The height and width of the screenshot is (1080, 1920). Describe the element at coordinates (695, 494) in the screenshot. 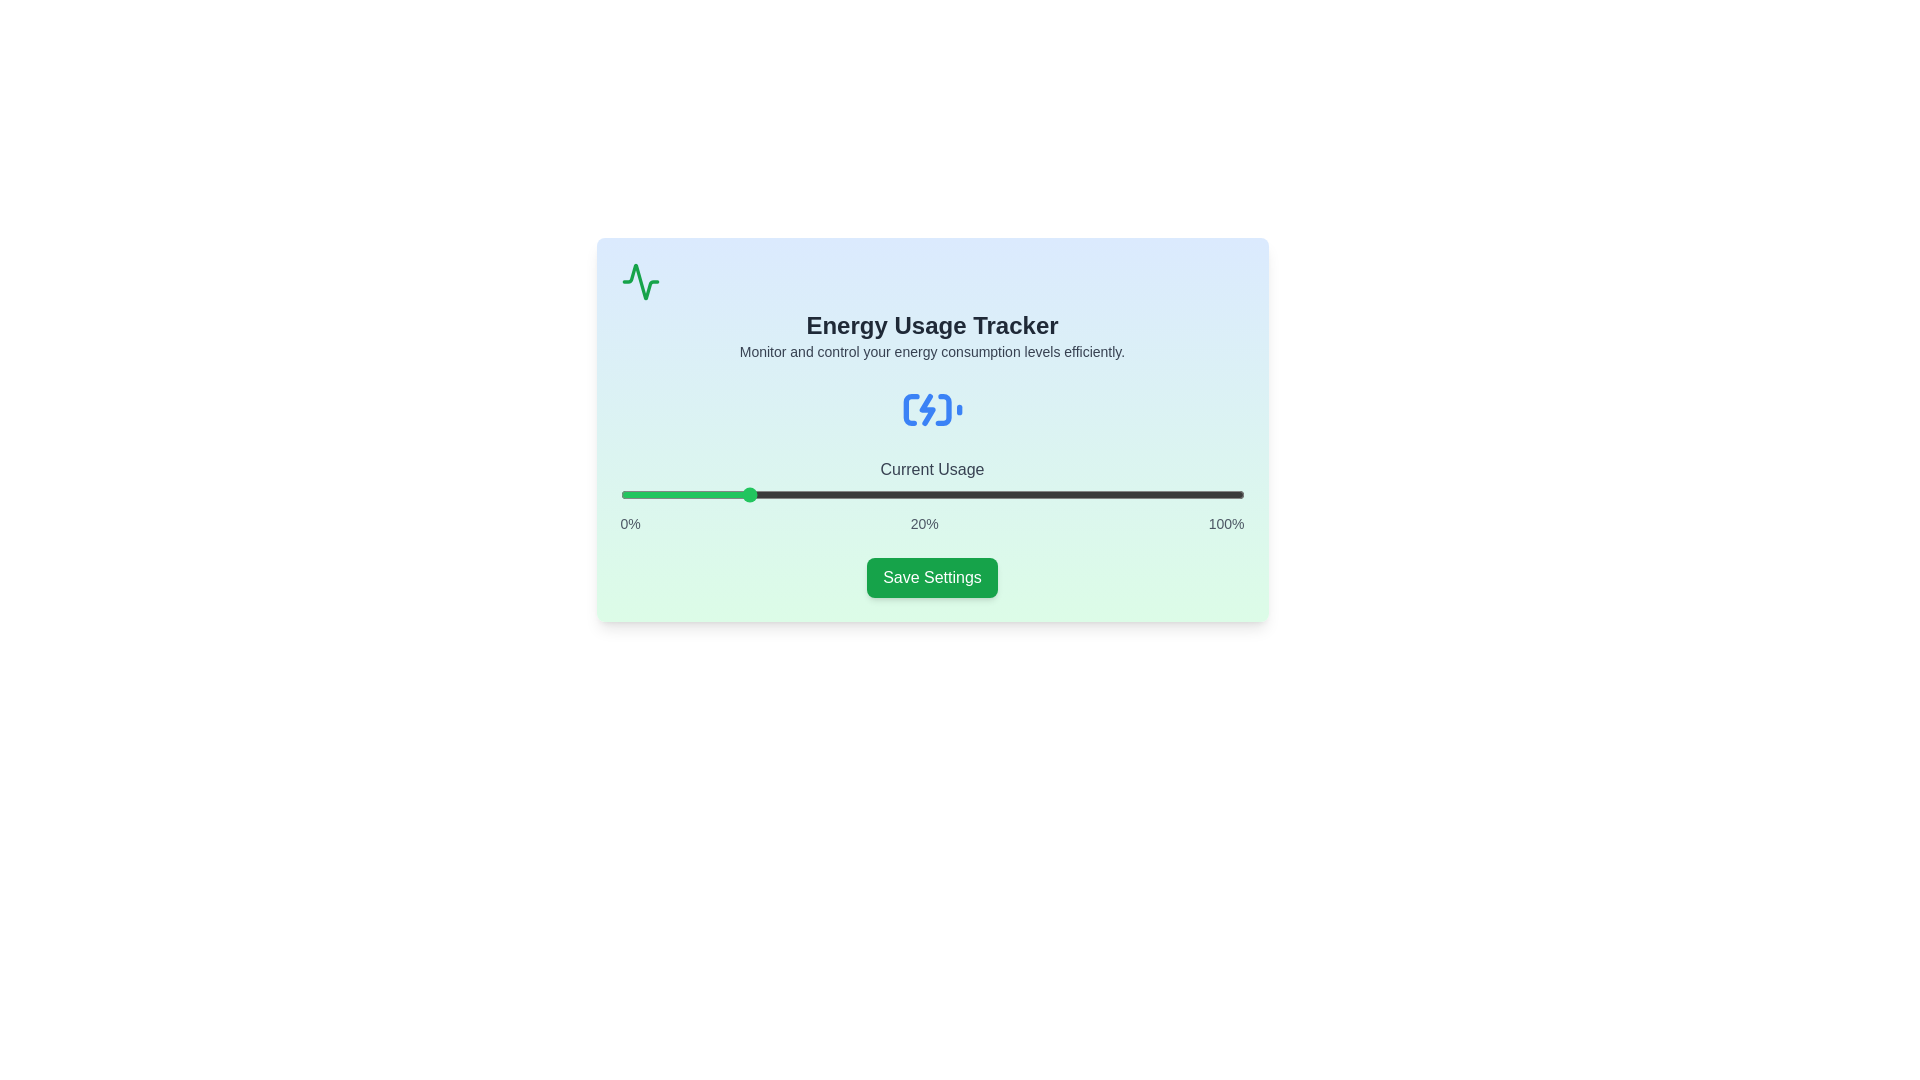

I see `the energy usage slider to 12%` at that location.